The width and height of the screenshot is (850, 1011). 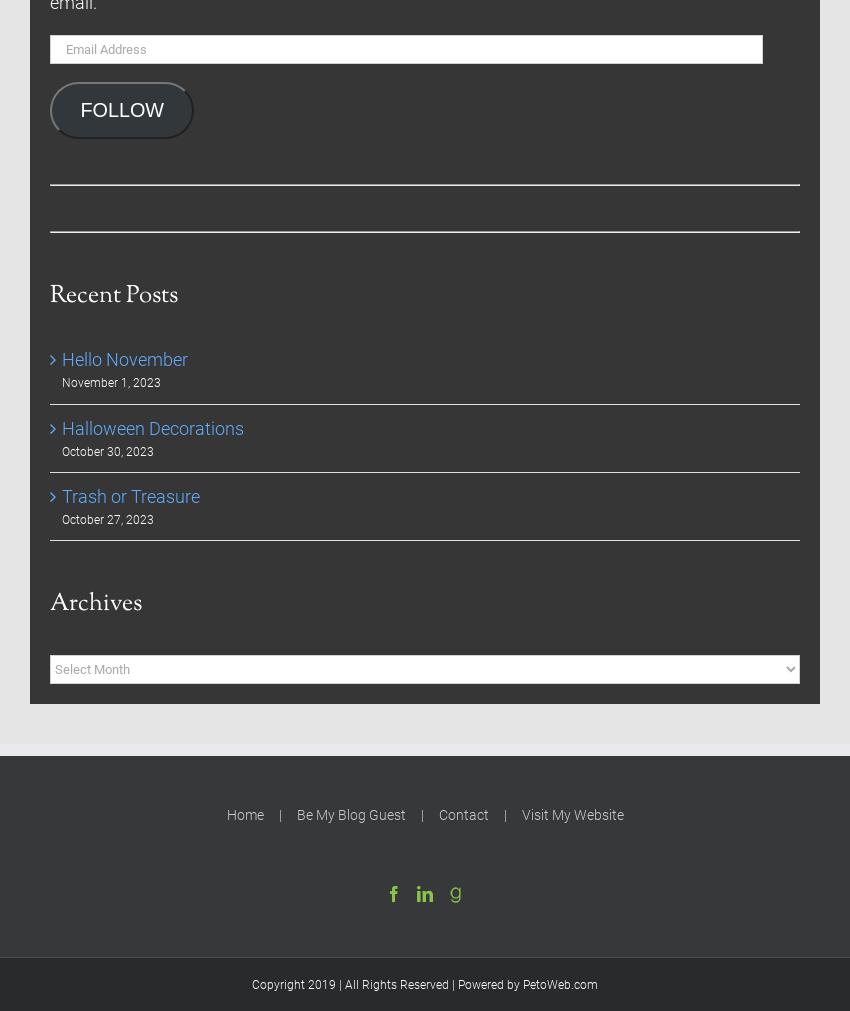 I want to click on 'Contact', so click(x=461, y=812).